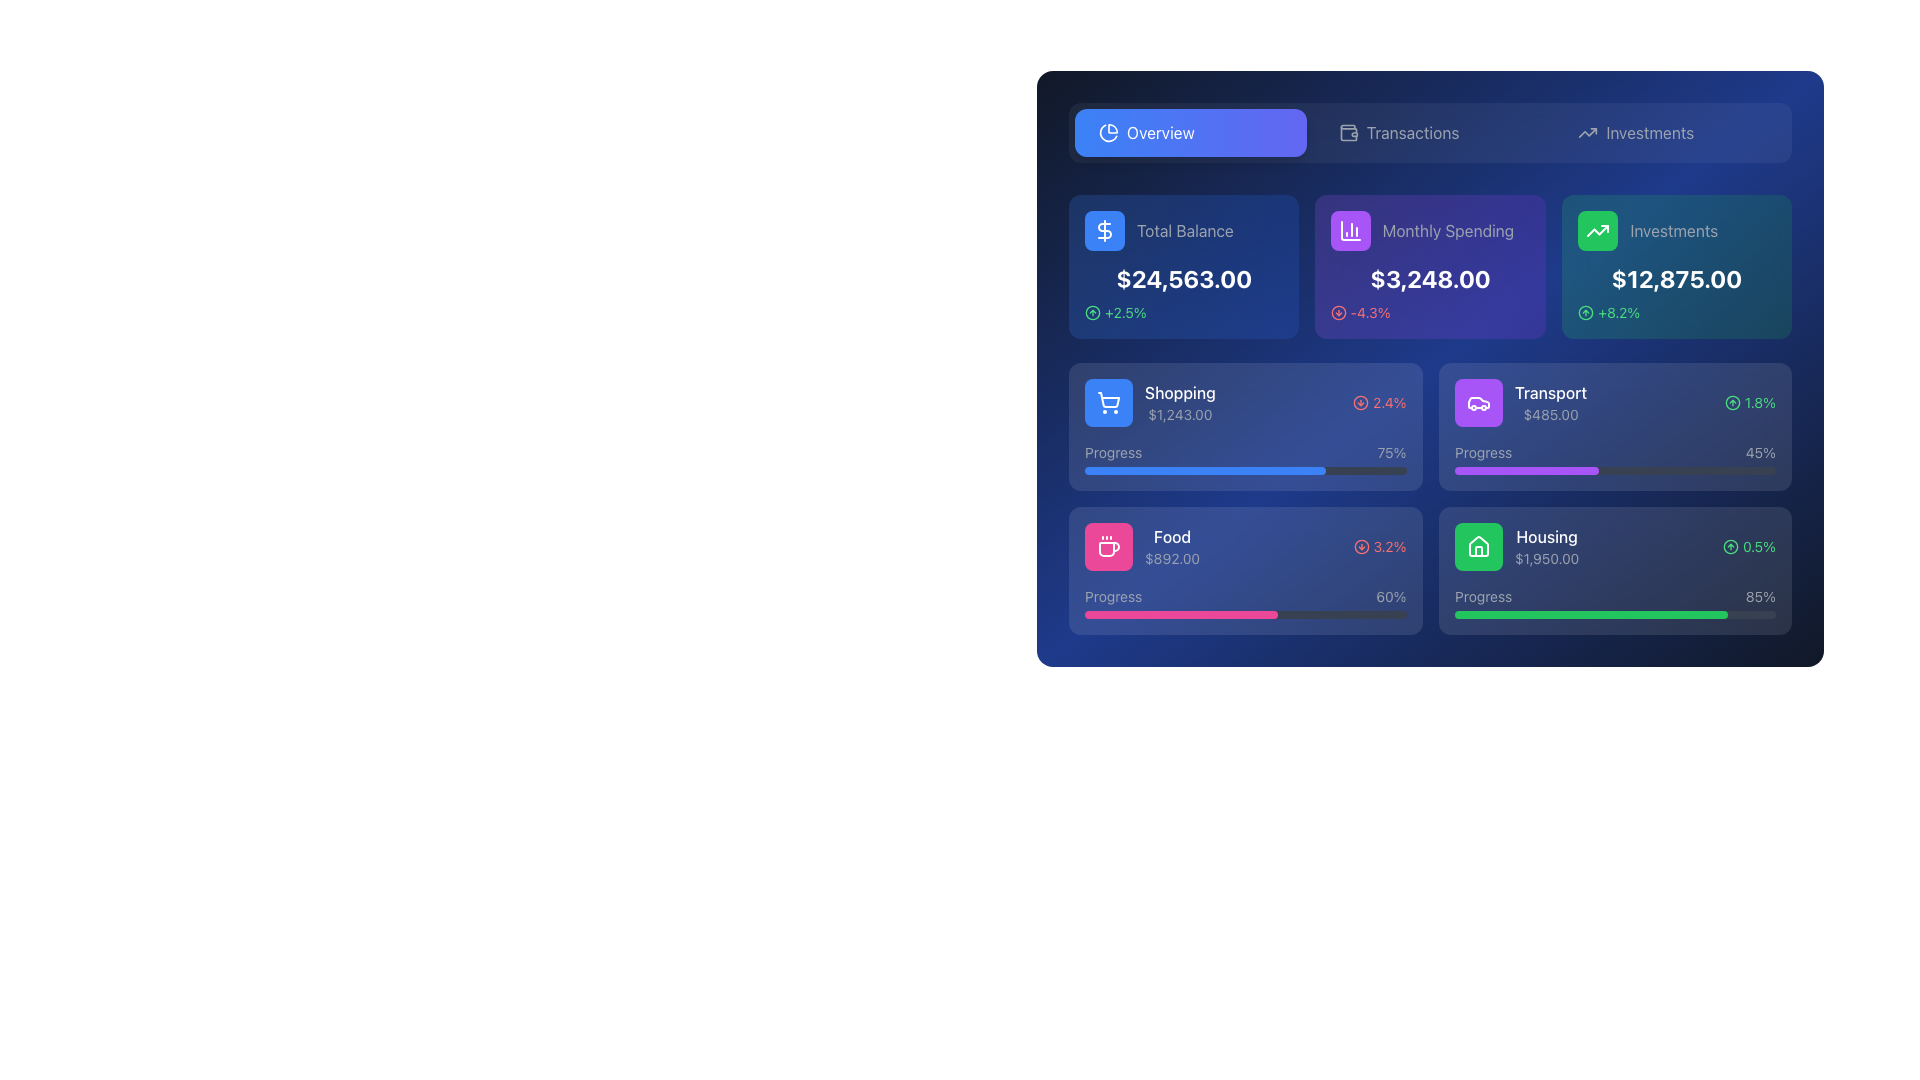 The image size is (1920, 1080). Describe the element at coordinates (1172, 559) in the screenshot. I see `text content of the Text Label indicating the amount spent on the 'Food' category, which is located beneath the 'Food' label in the dashboard interface` at that location.